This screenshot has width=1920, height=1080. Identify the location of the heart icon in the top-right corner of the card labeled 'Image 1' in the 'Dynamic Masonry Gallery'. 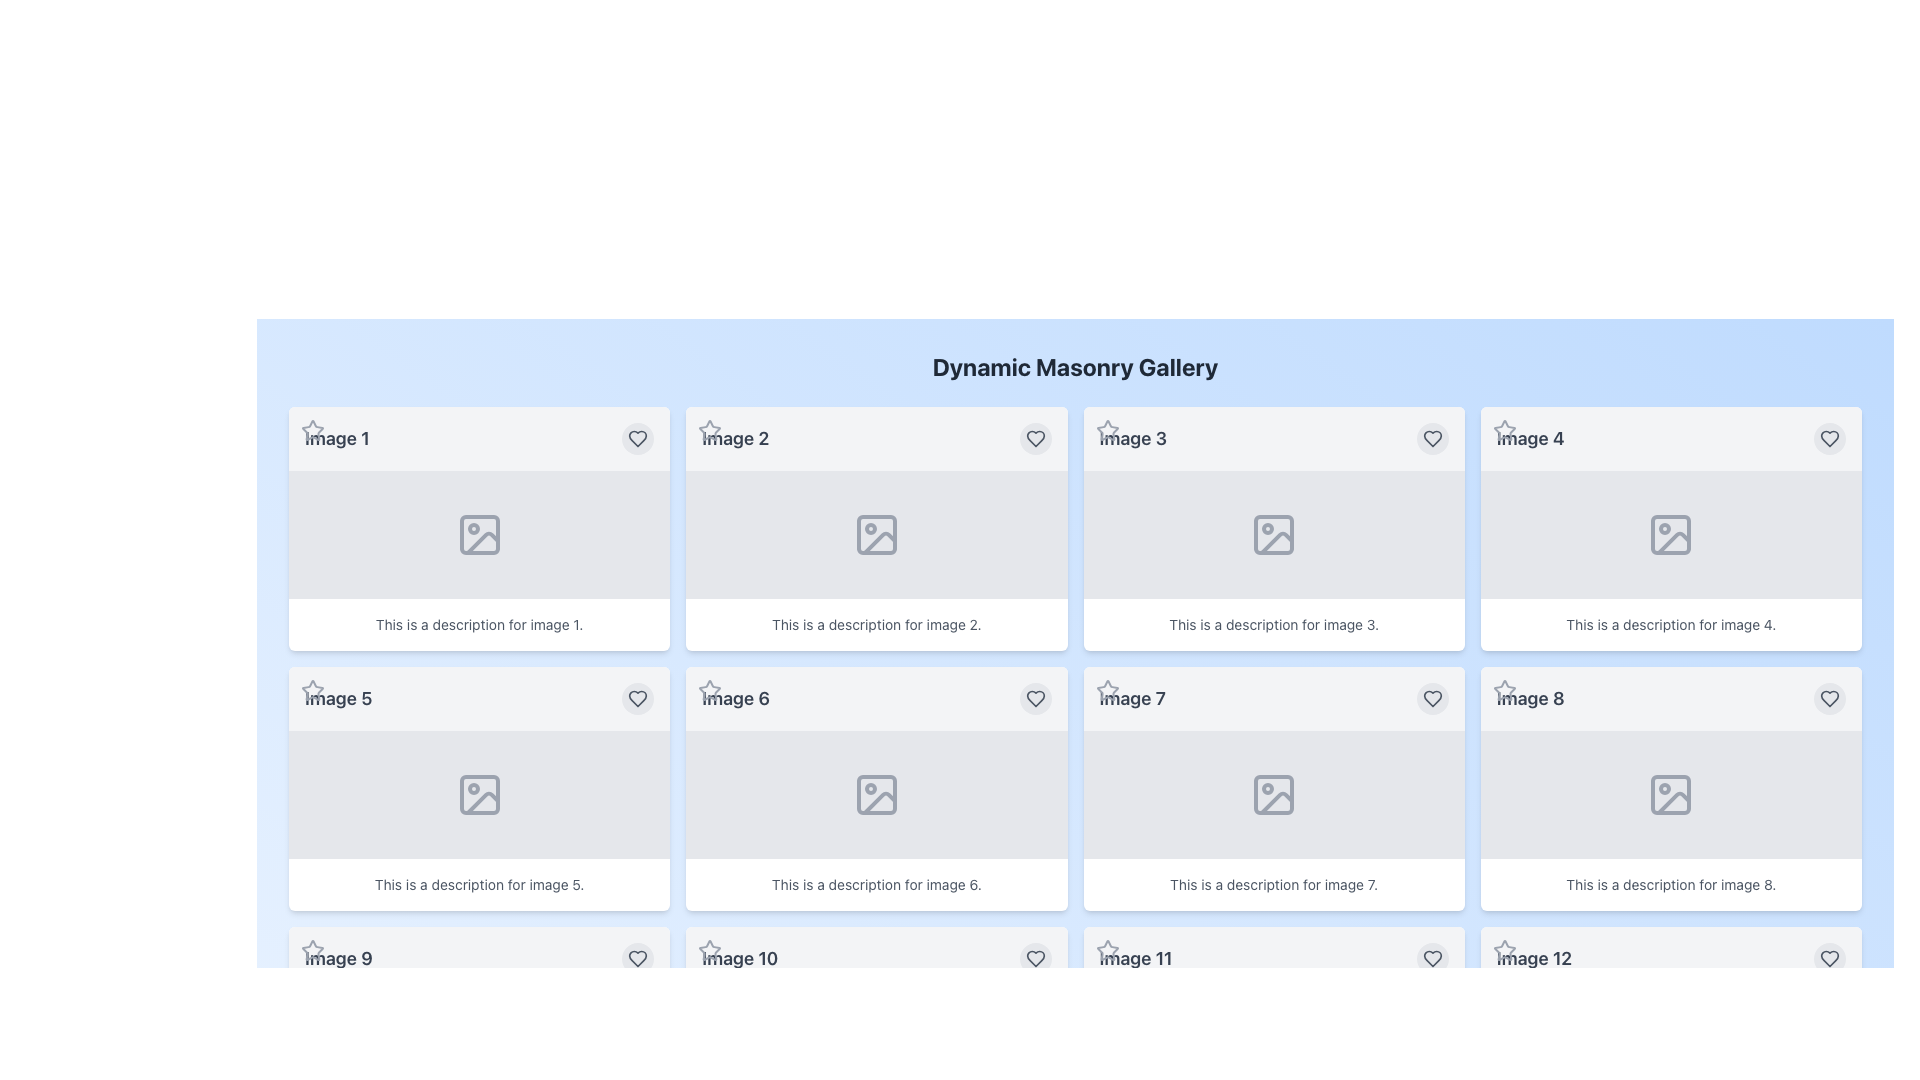
(637, 438).